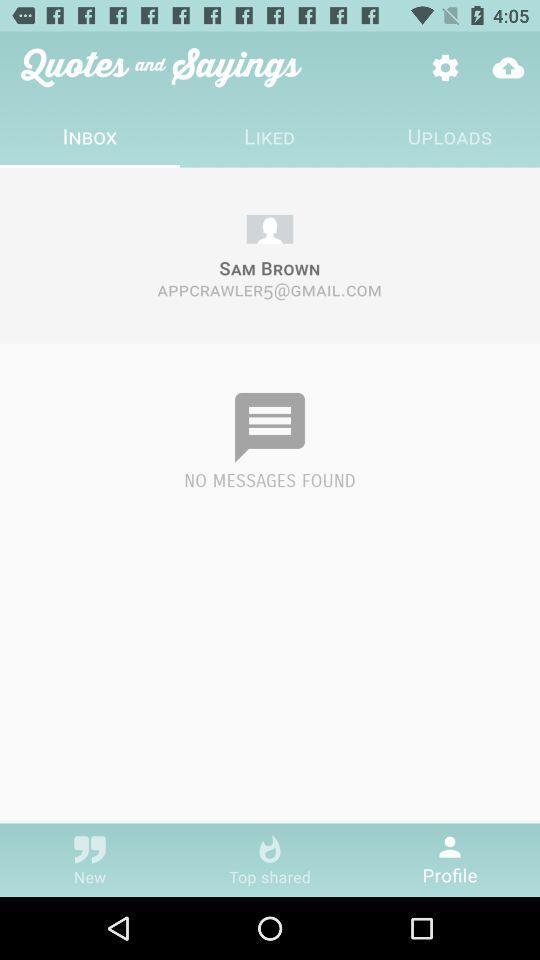  I want to click on icon above the uploads, so click(508, 67).